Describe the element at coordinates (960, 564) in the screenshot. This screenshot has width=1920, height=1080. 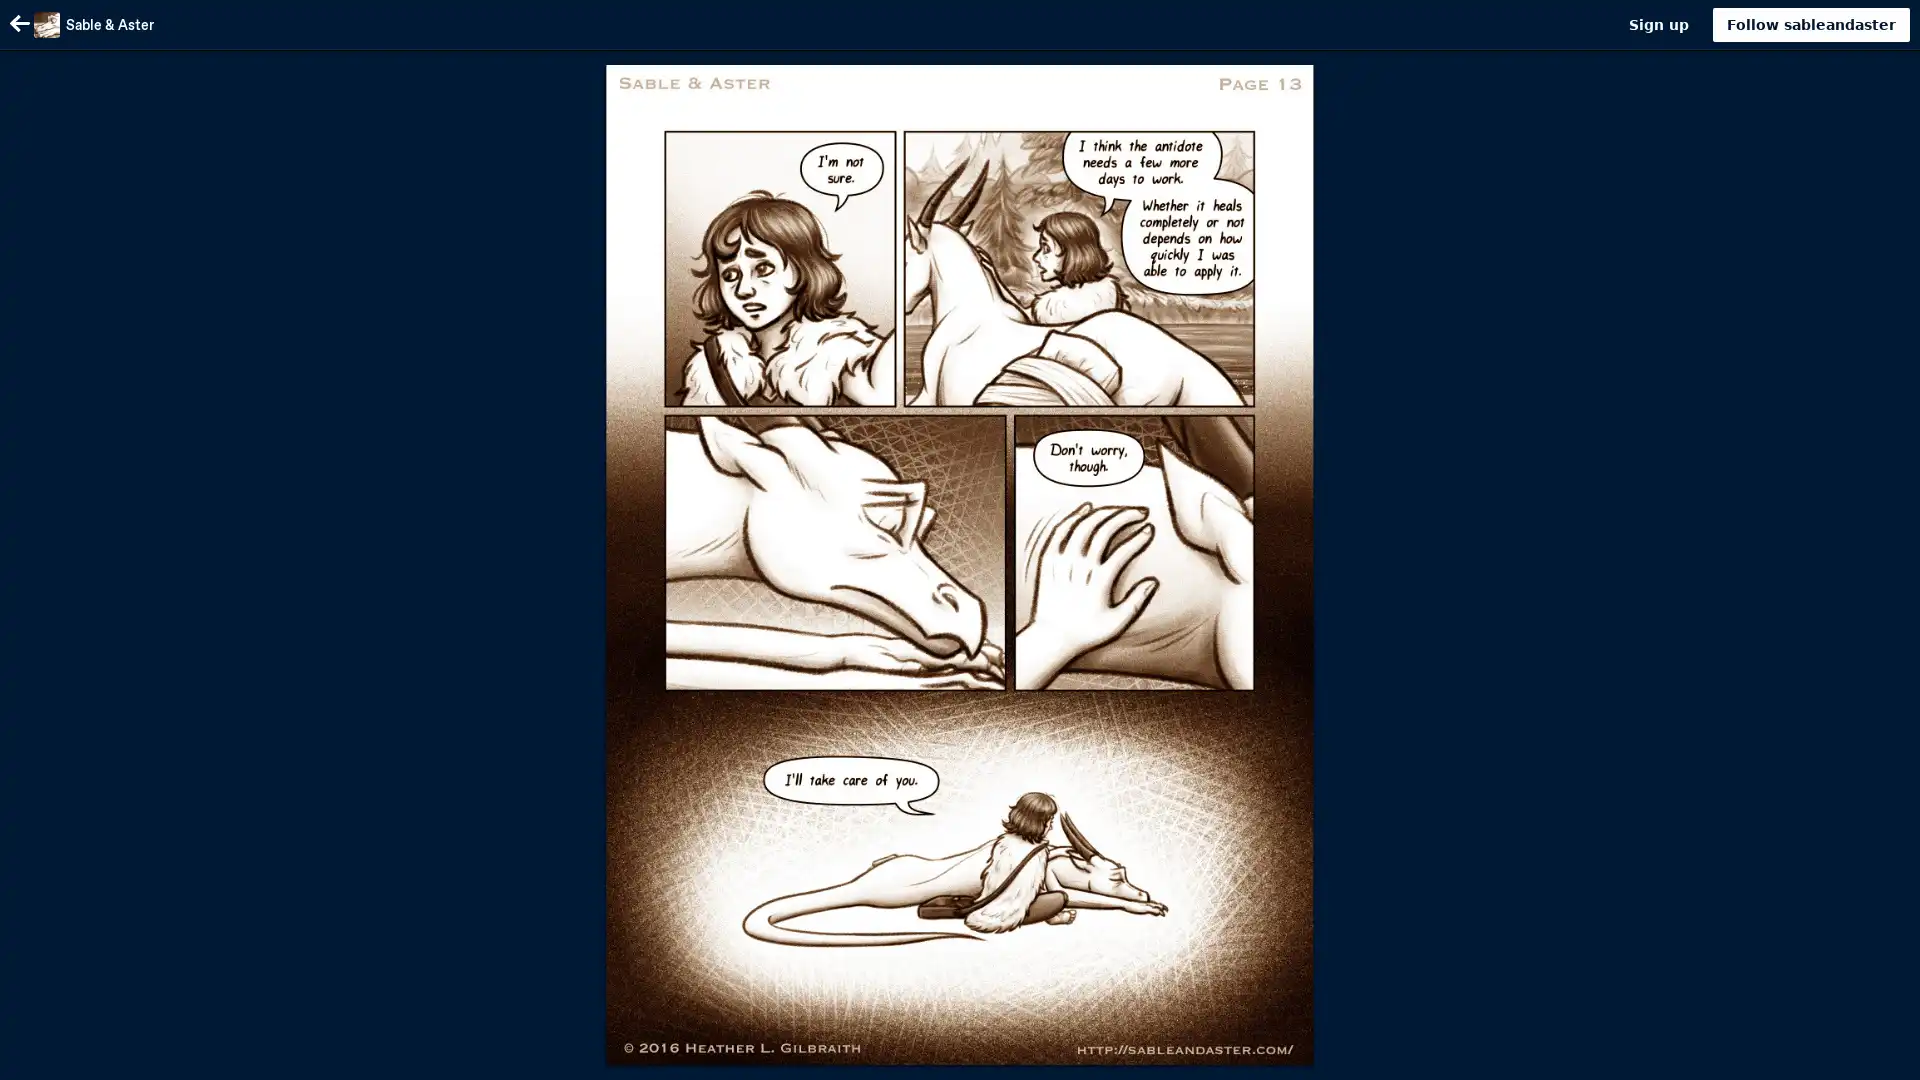
I see `Image` at that location.